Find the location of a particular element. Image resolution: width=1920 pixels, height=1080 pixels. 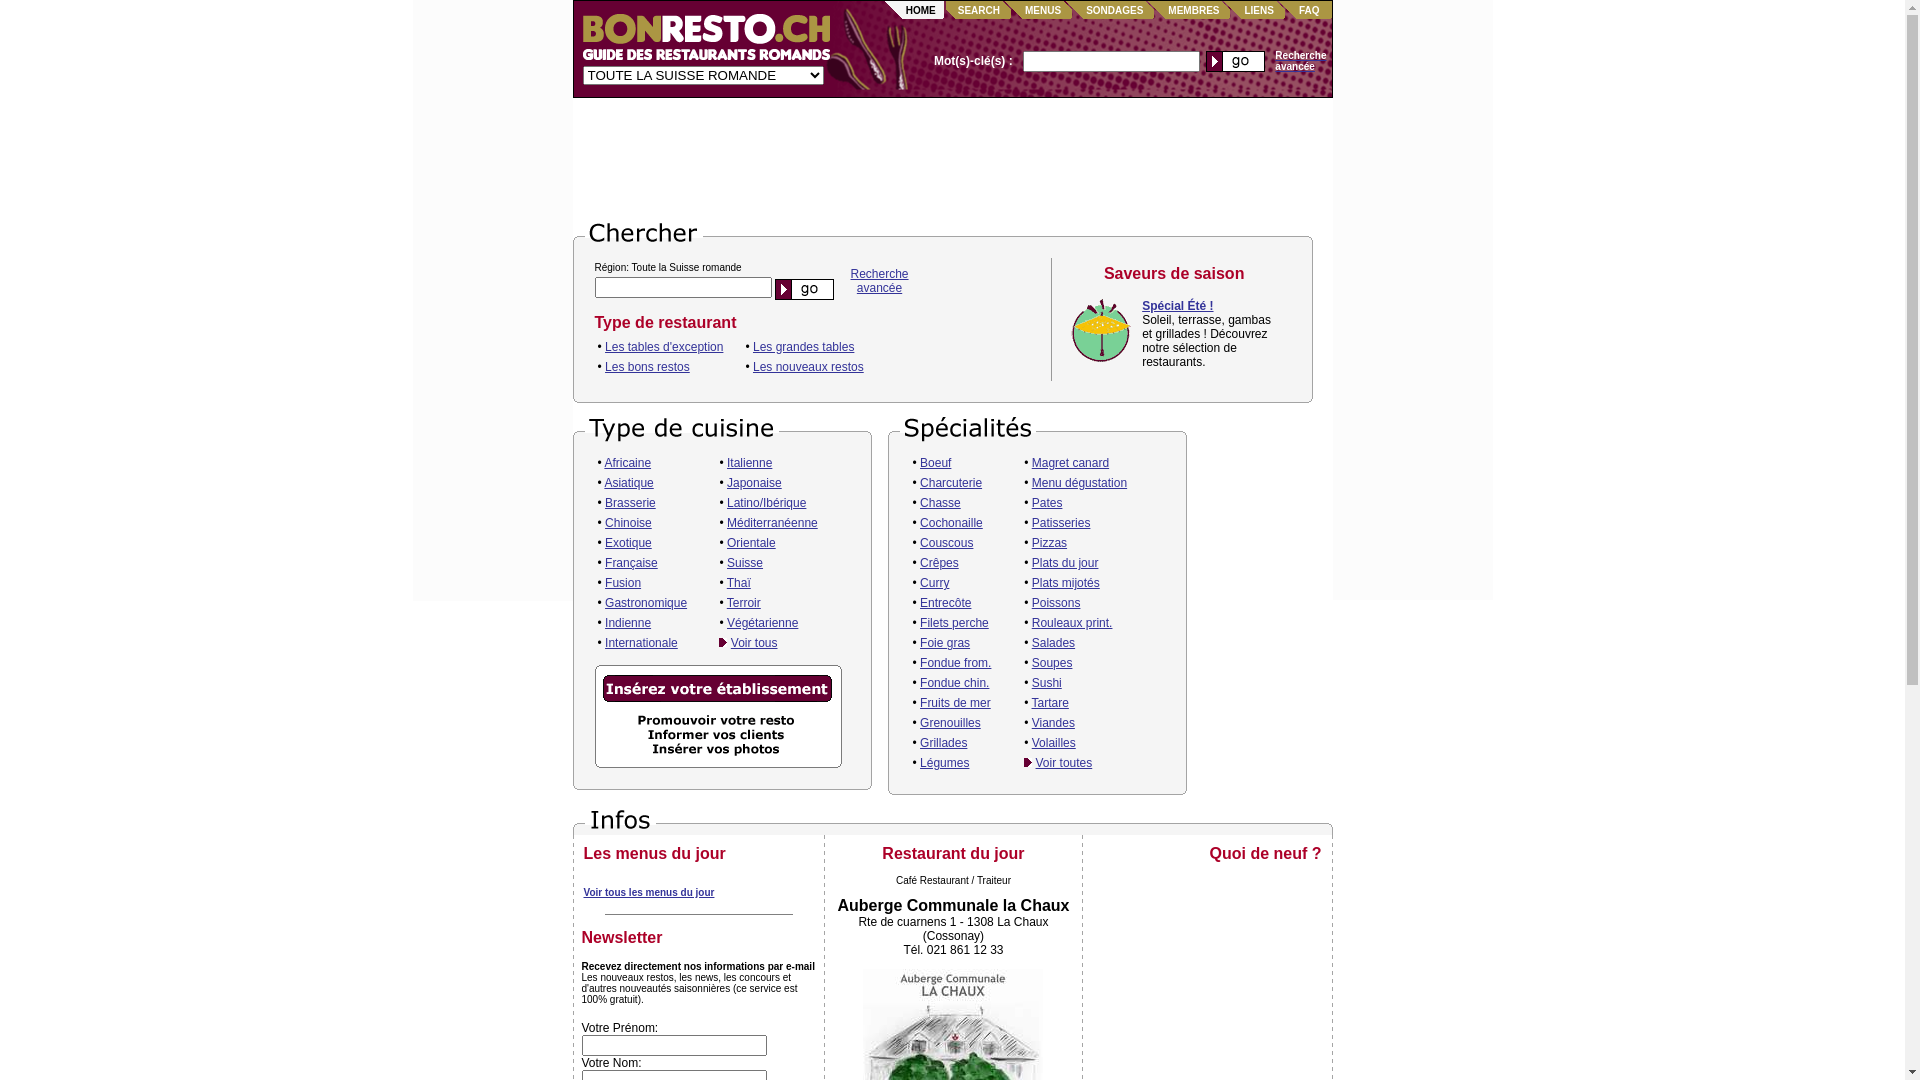

'FAQ' is located at coordinates (1299, 9).